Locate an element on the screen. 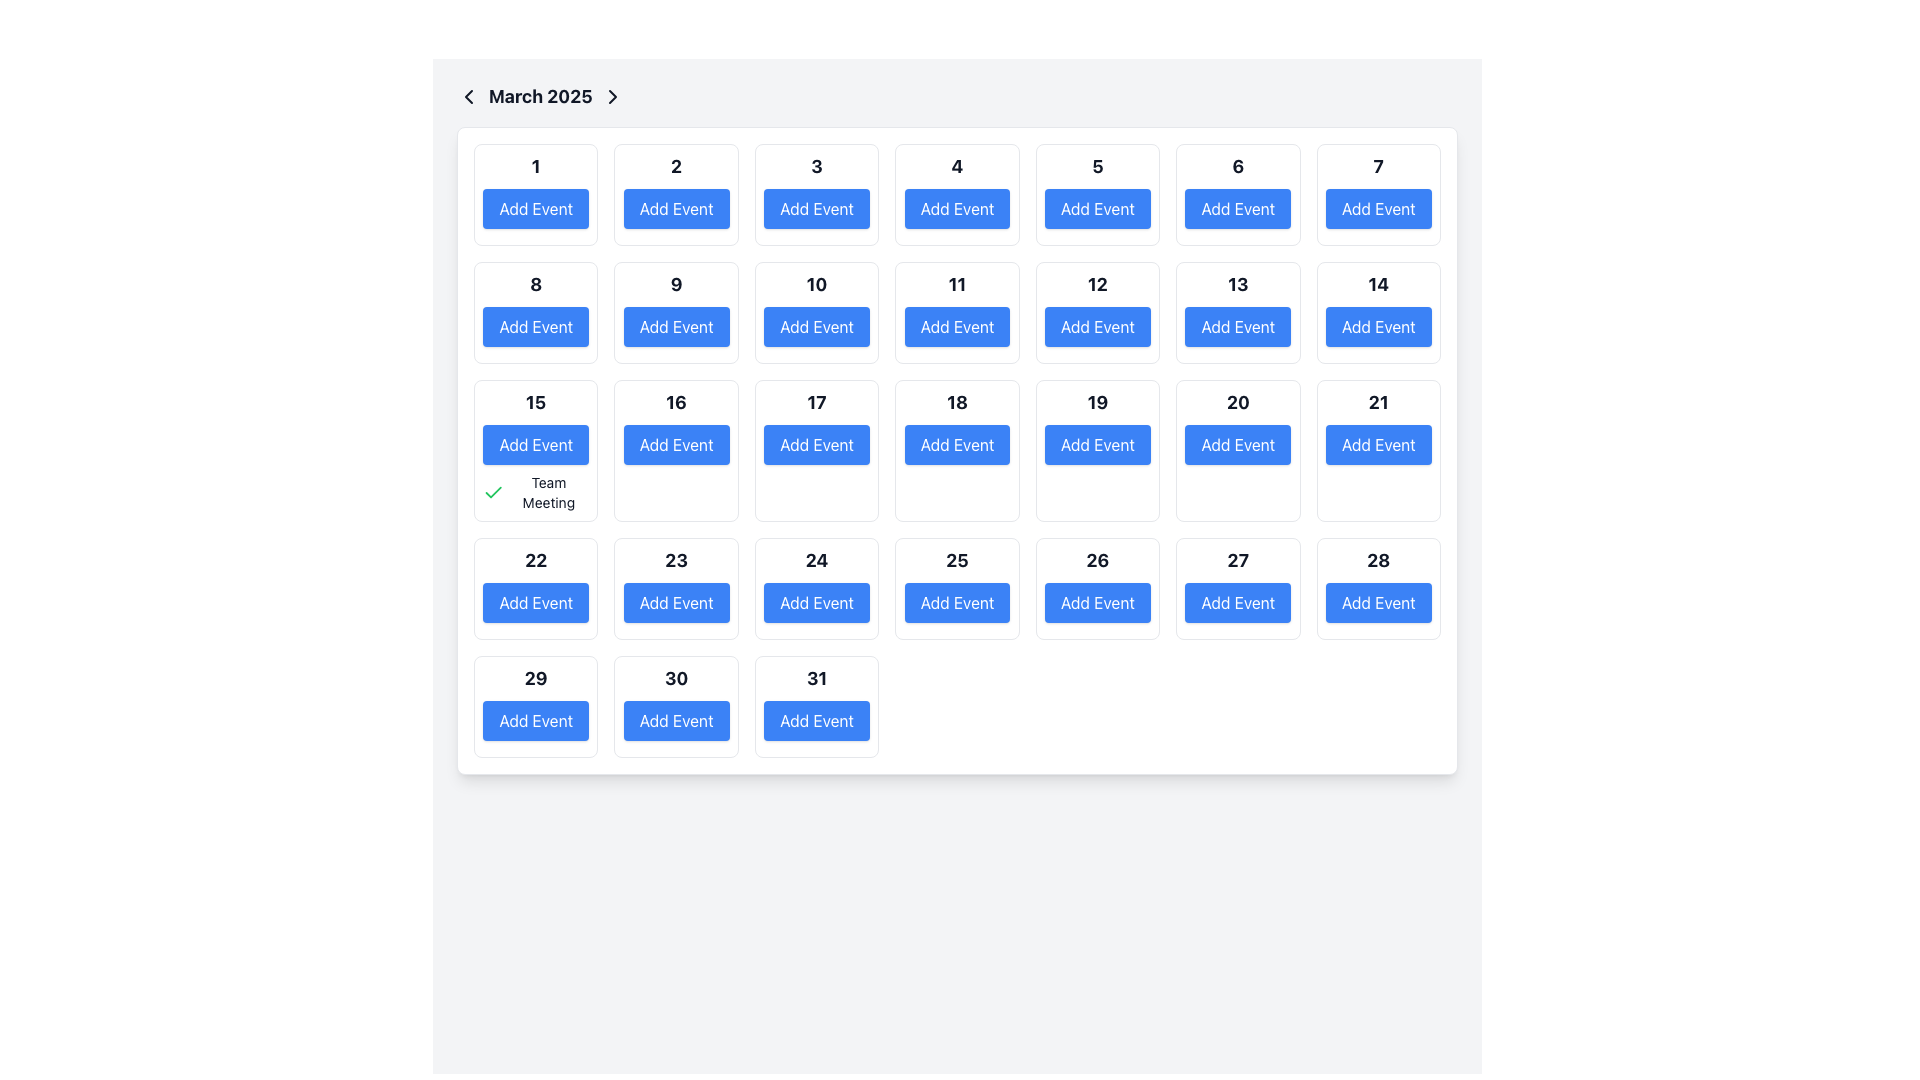 Image resolution: width=1920 pixels, height=1080 pixels. the Calendar Day Cell is located at coordinates (1096, 451).